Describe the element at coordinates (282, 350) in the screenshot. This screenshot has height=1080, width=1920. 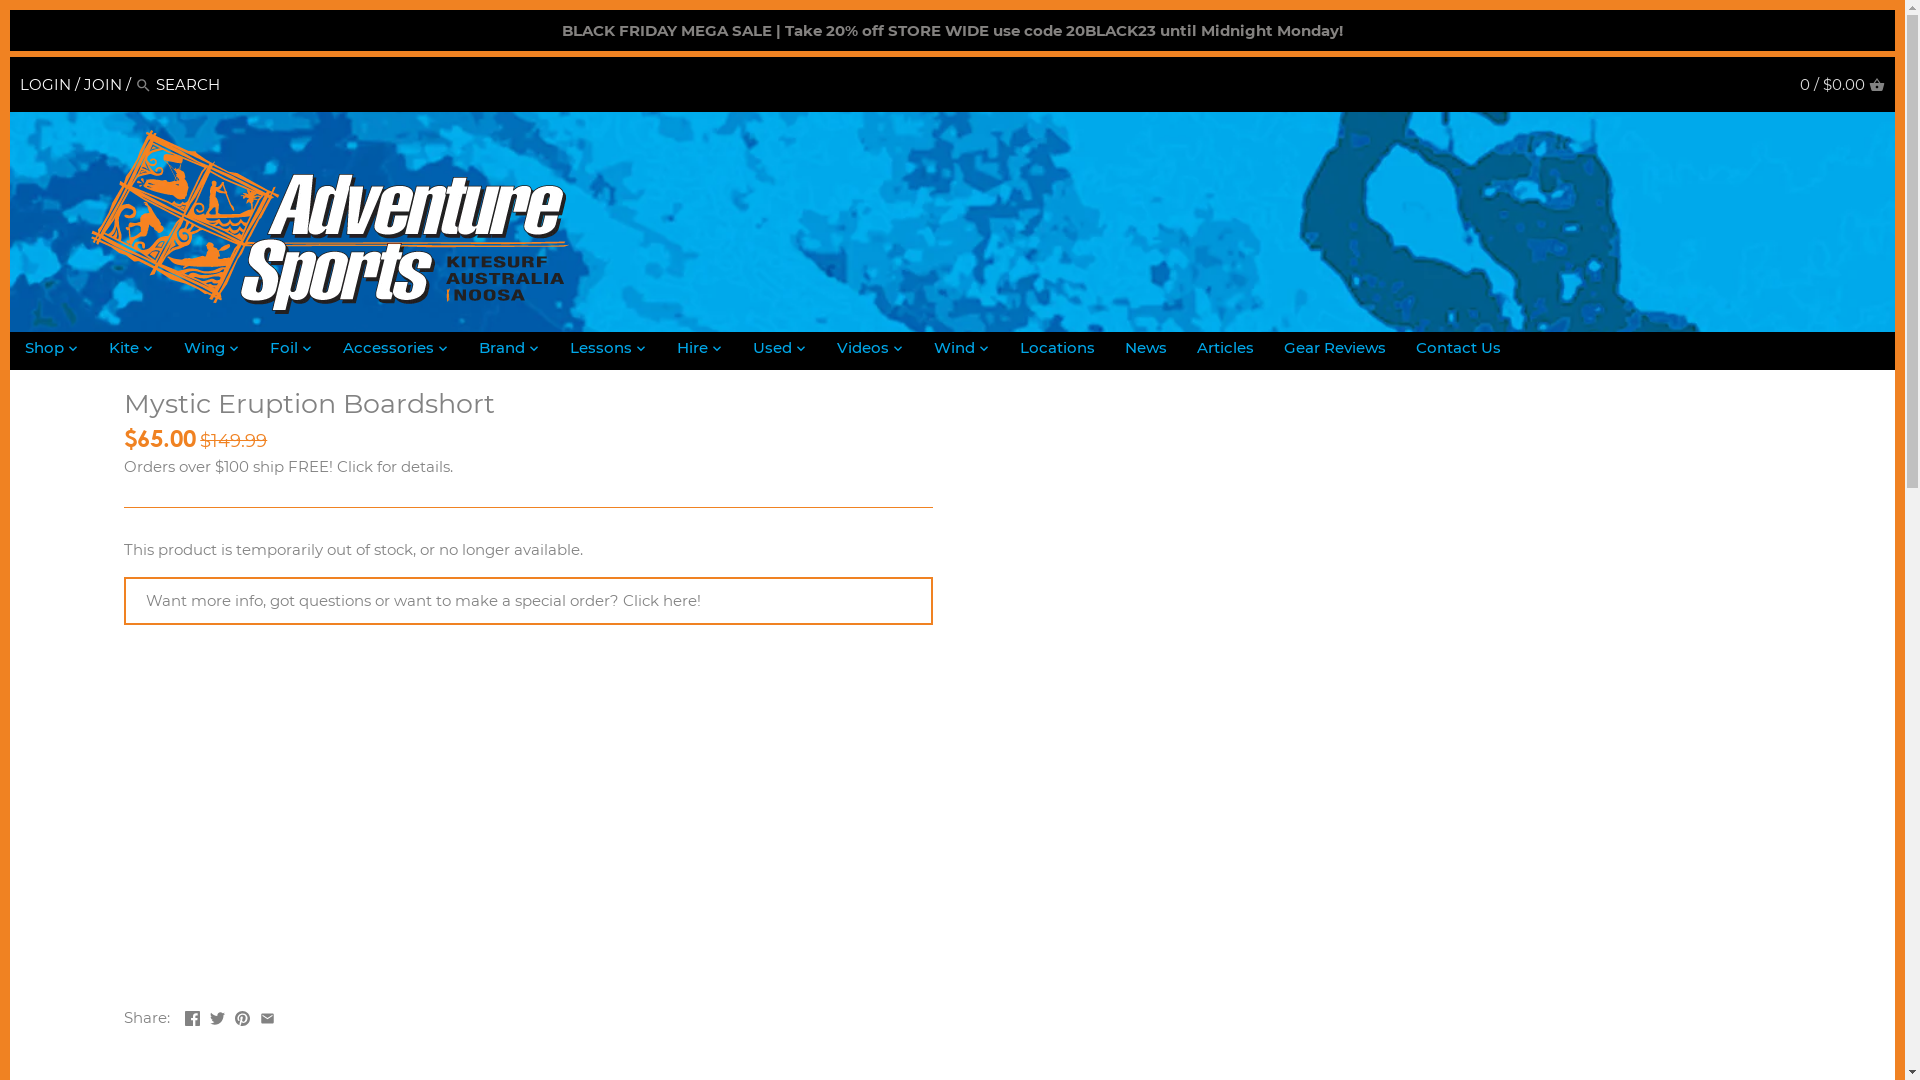
I see `'Foil'` at that location.